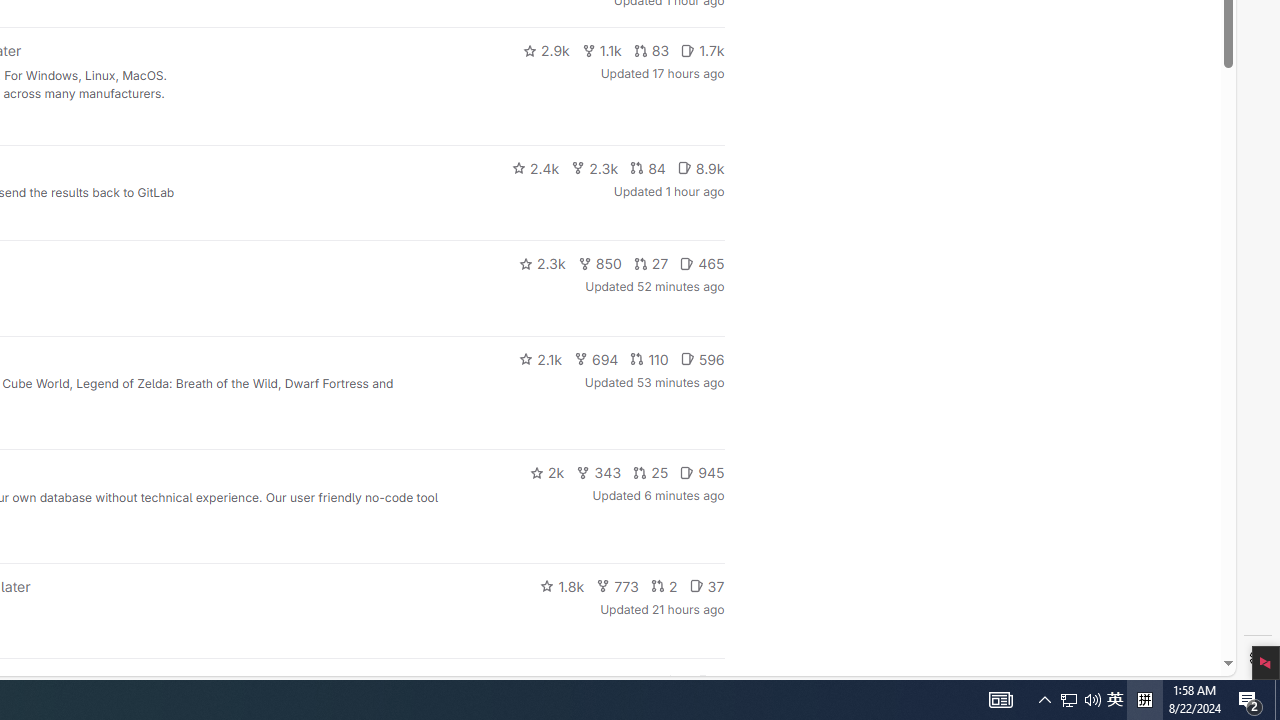 The height and width of the screenshot is (720, 1280). Describe the element at coordinates (702, 473) in the screenshot. I see `'945'` at that location.